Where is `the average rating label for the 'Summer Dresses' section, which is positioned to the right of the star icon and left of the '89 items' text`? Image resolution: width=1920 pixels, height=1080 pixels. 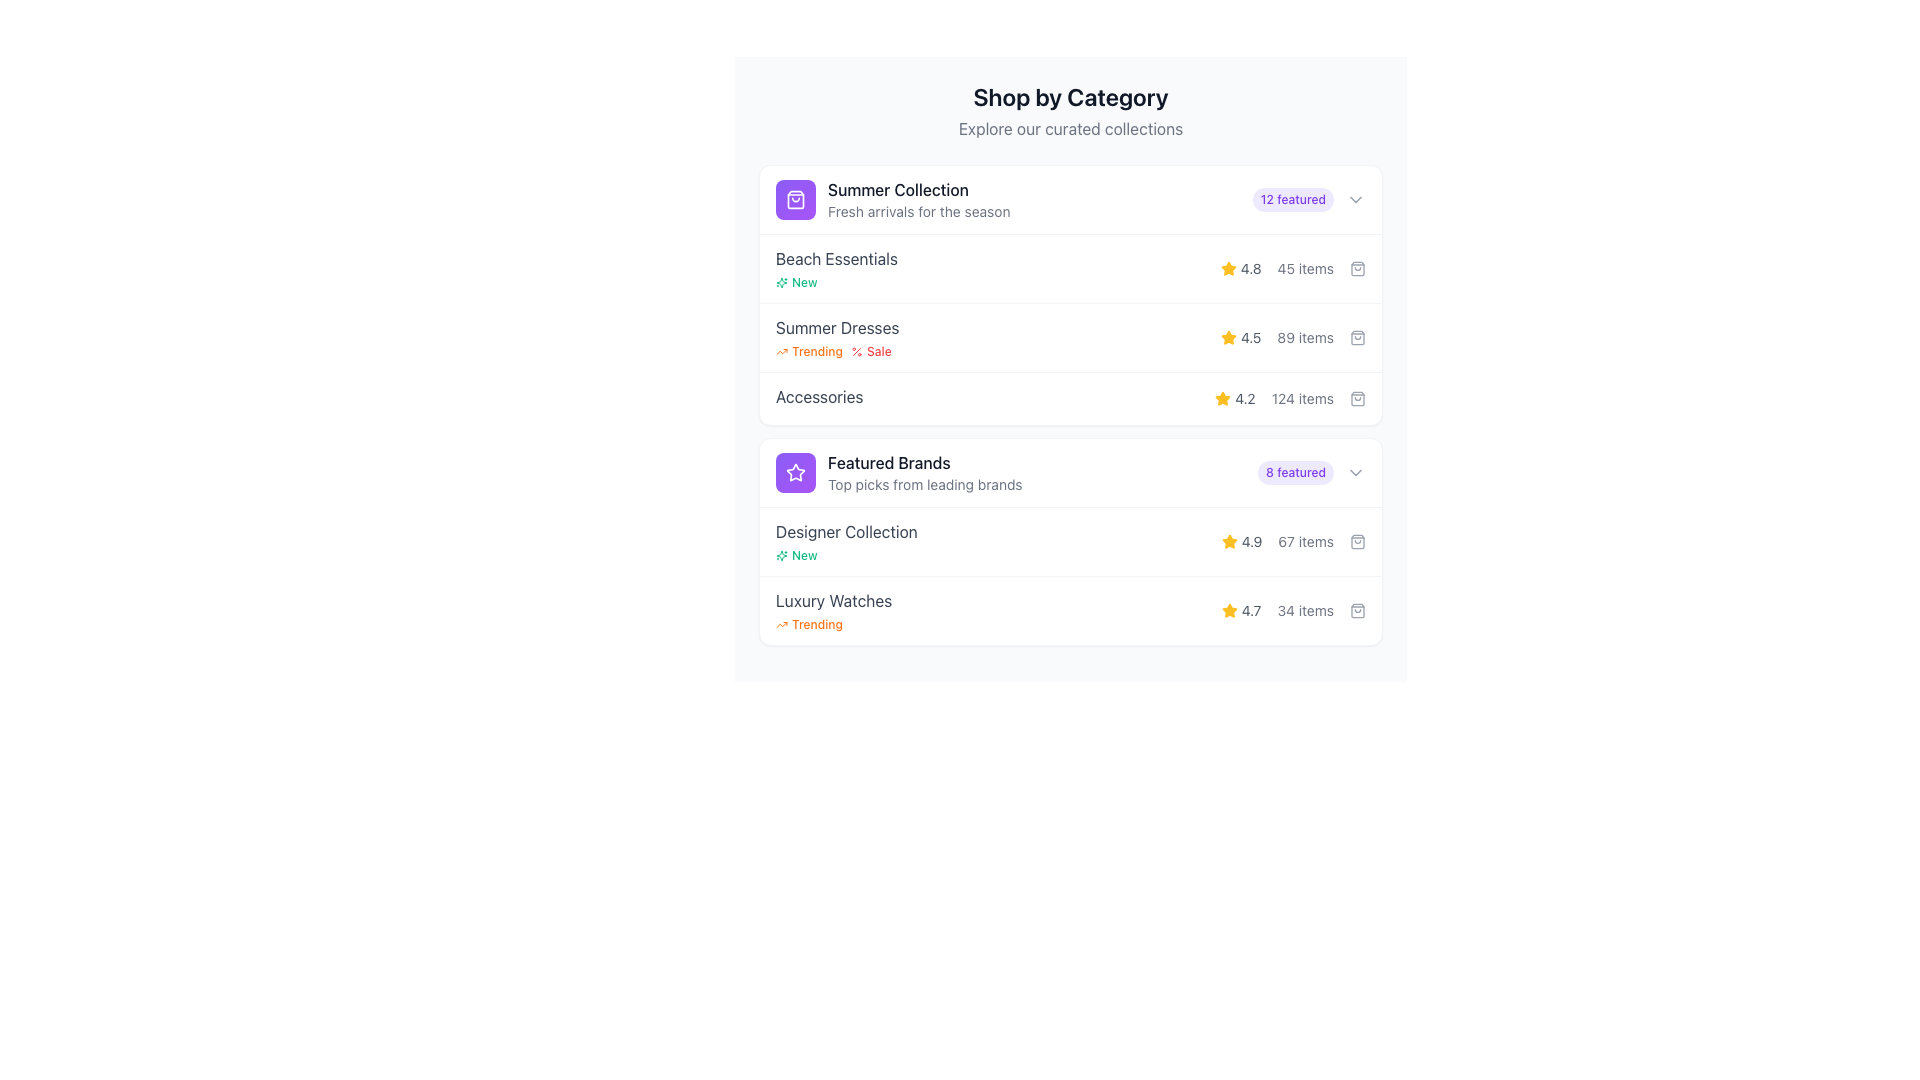 the average rating label for the 'Summer Dresses' section, which is positioned to the right of the star icon and left of the '89 items' text is located at coordinates (1240, 337).